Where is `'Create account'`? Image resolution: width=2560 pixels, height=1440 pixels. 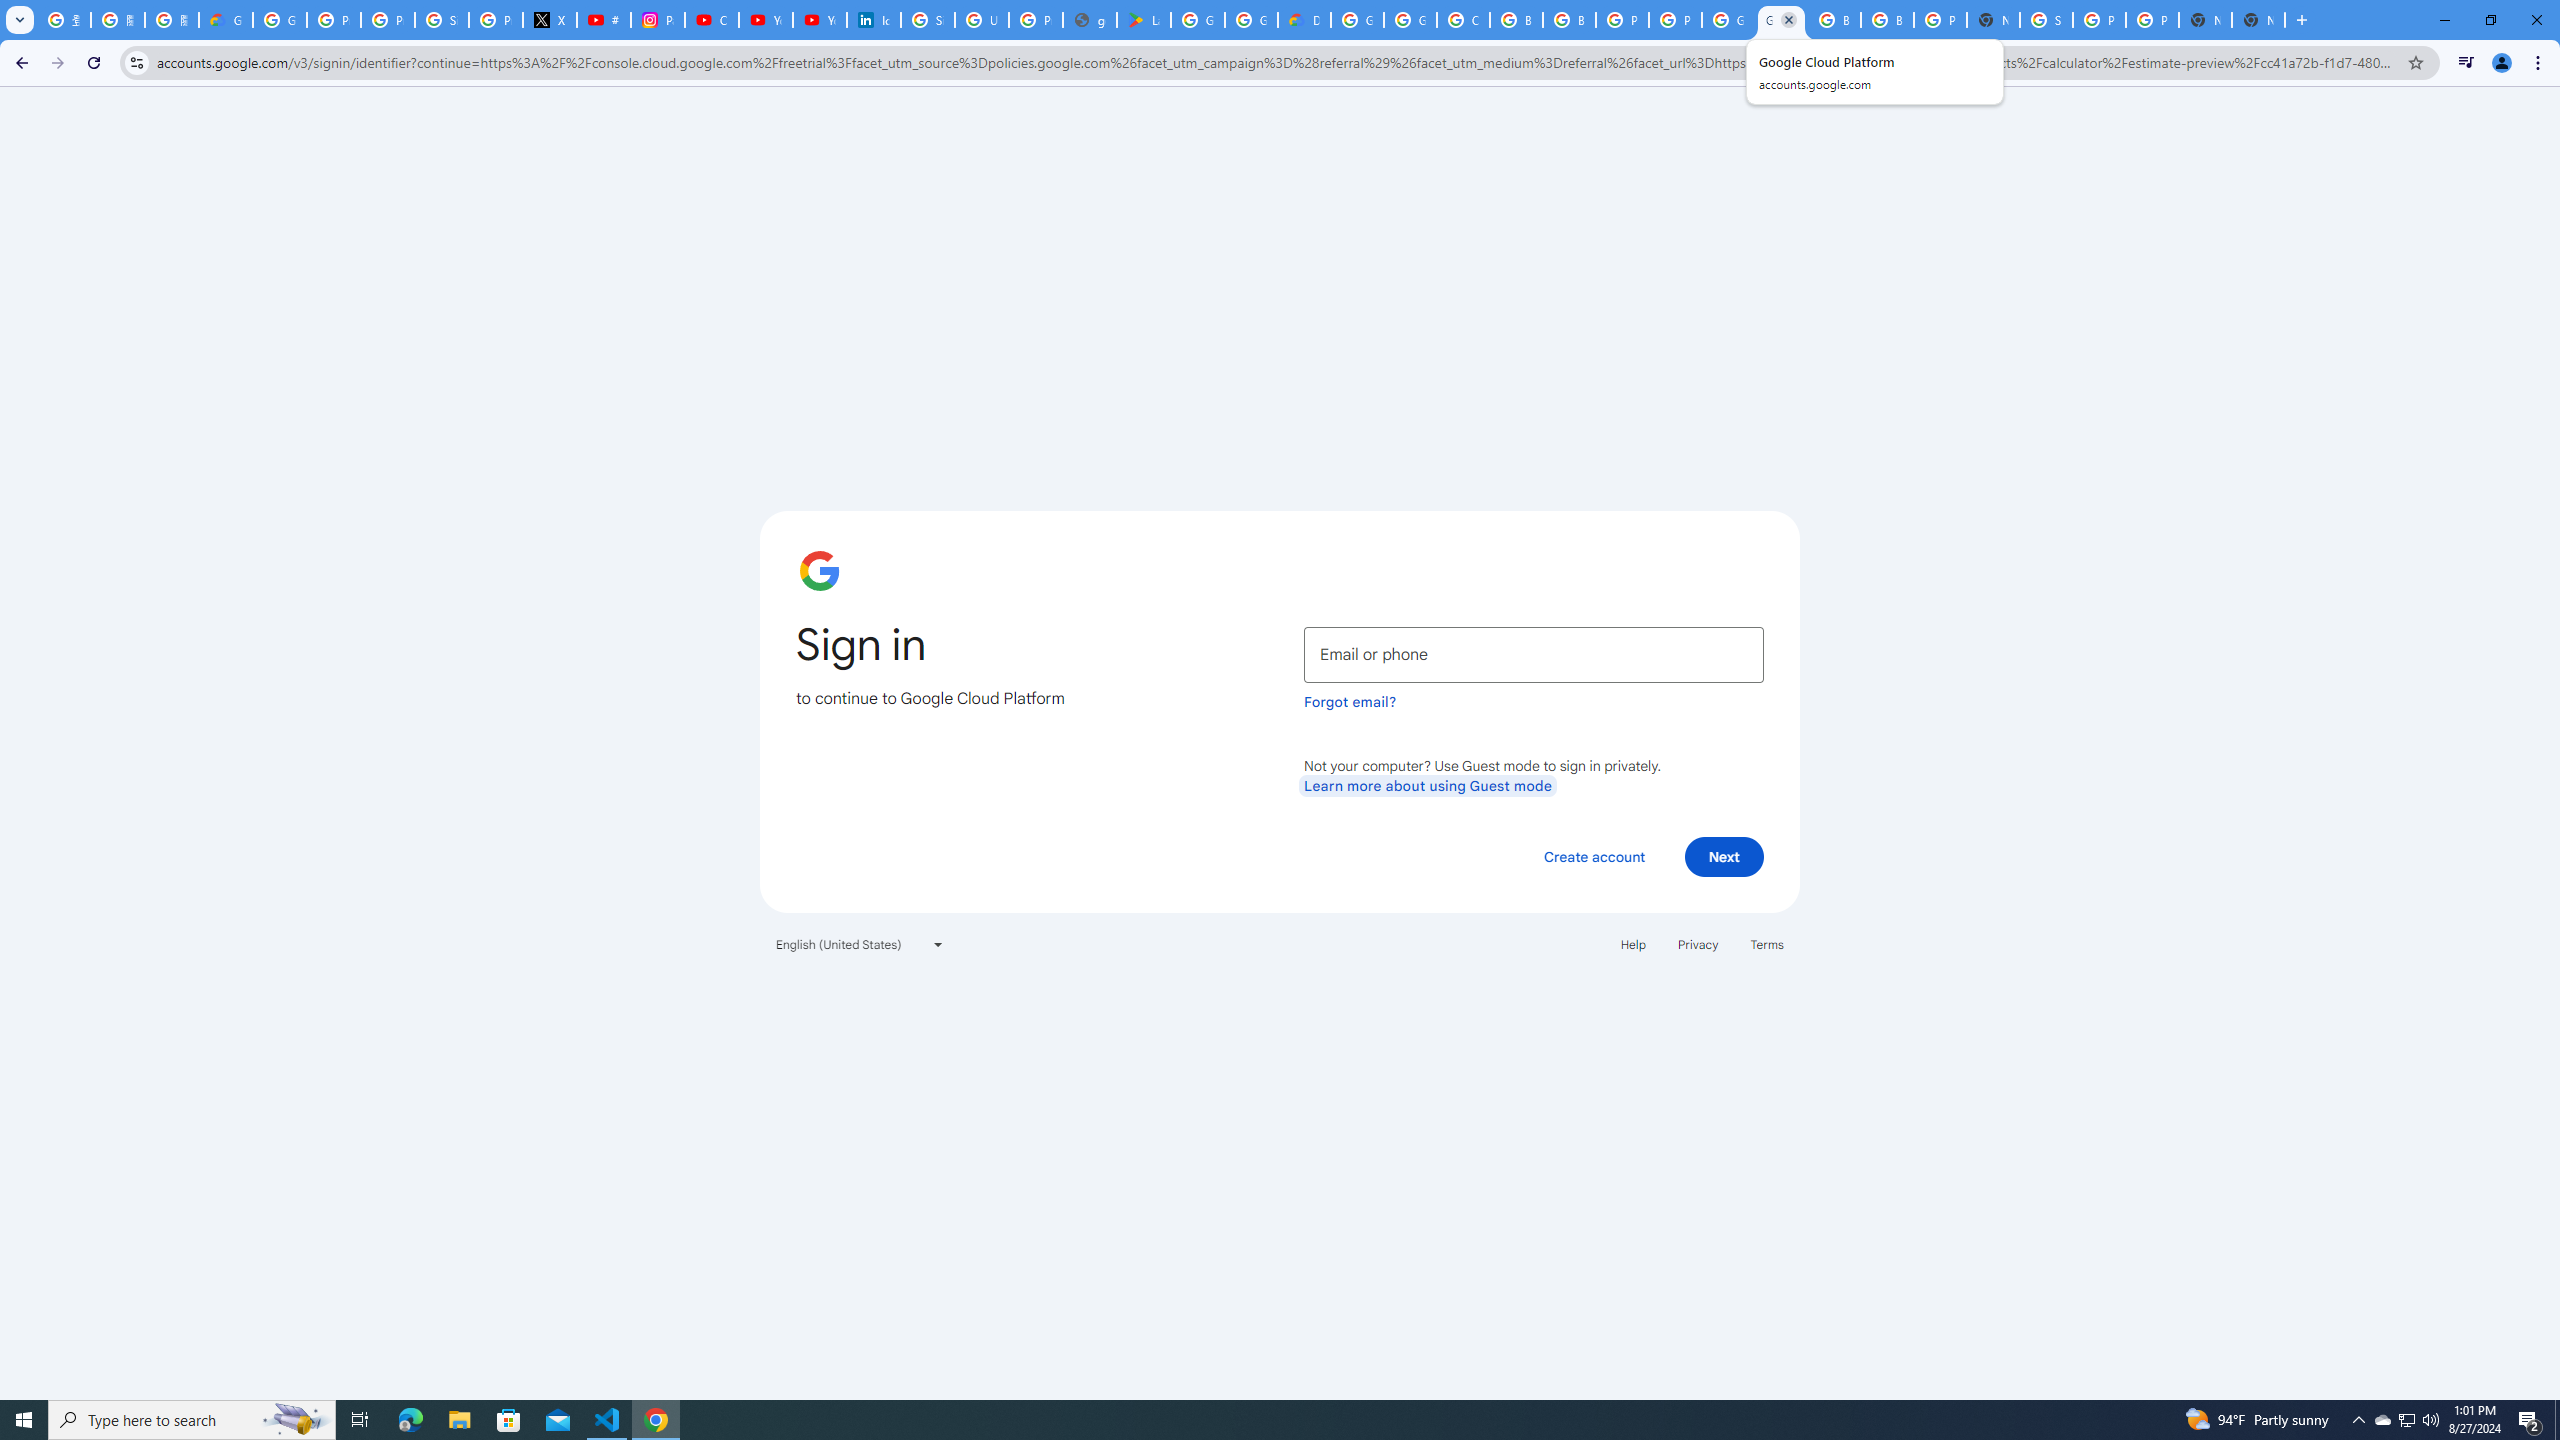
'Create account' is located at coordinates (1593, 855).